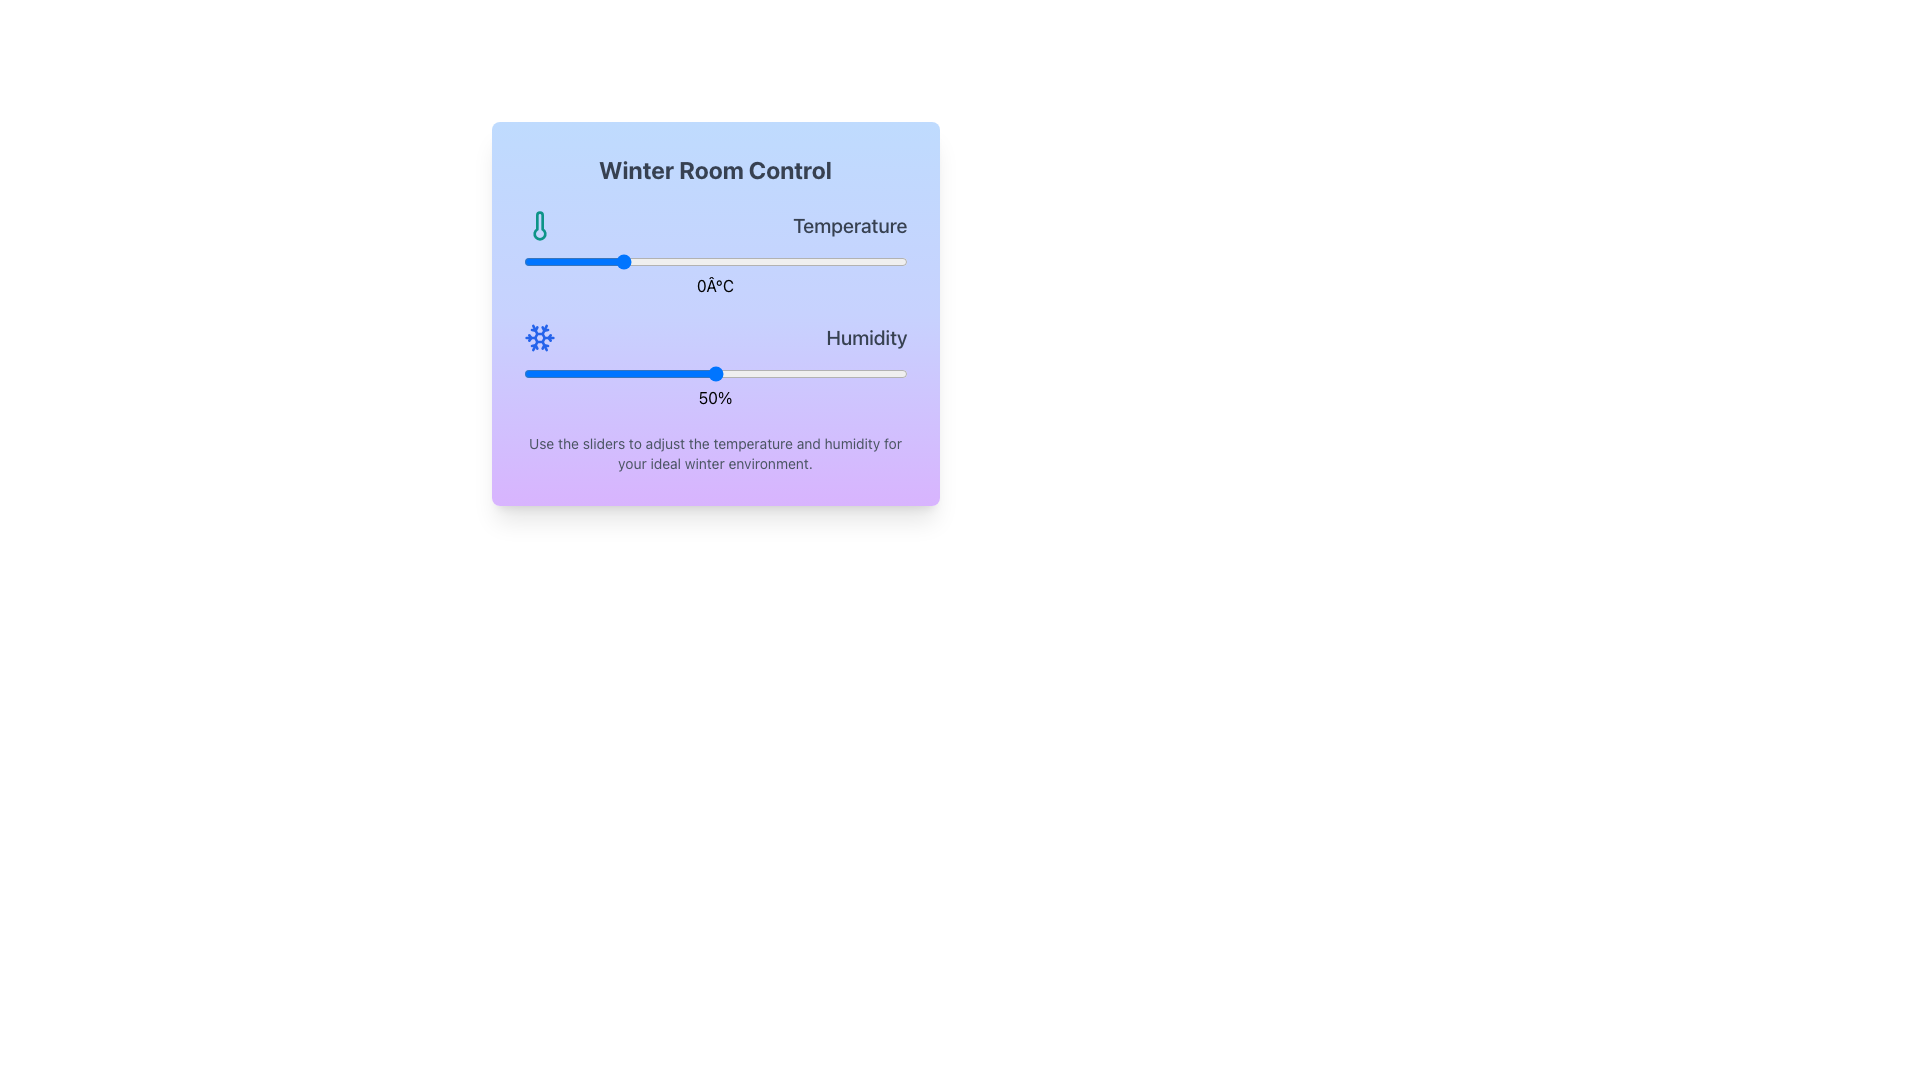  I want to click on text label element displaying '0°C', which is styled with medium-sized black font on a light blue background and positioned below a slider input, so click(715, 285).